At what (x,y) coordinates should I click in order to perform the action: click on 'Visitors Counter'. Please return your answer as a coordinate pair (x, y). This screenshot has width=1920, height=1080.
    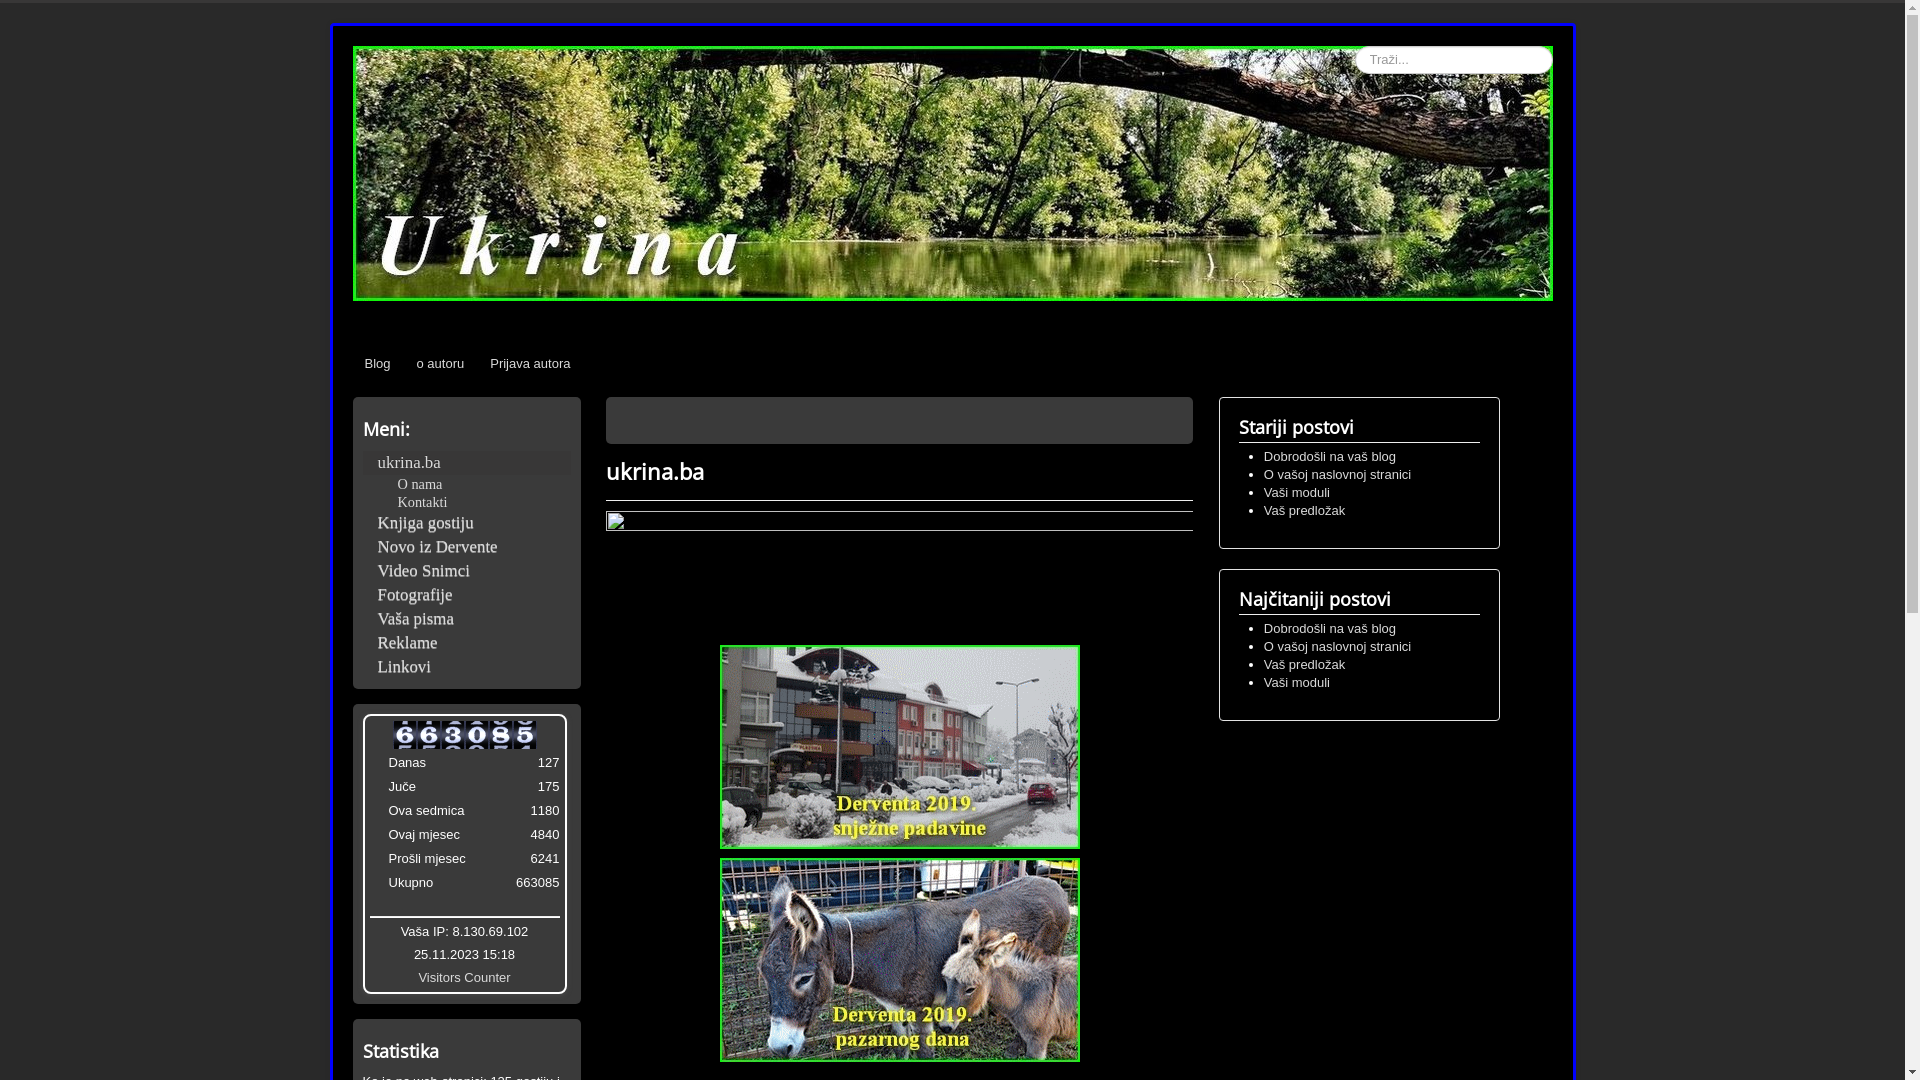
    Looking at the image, I should click on (416, 976).